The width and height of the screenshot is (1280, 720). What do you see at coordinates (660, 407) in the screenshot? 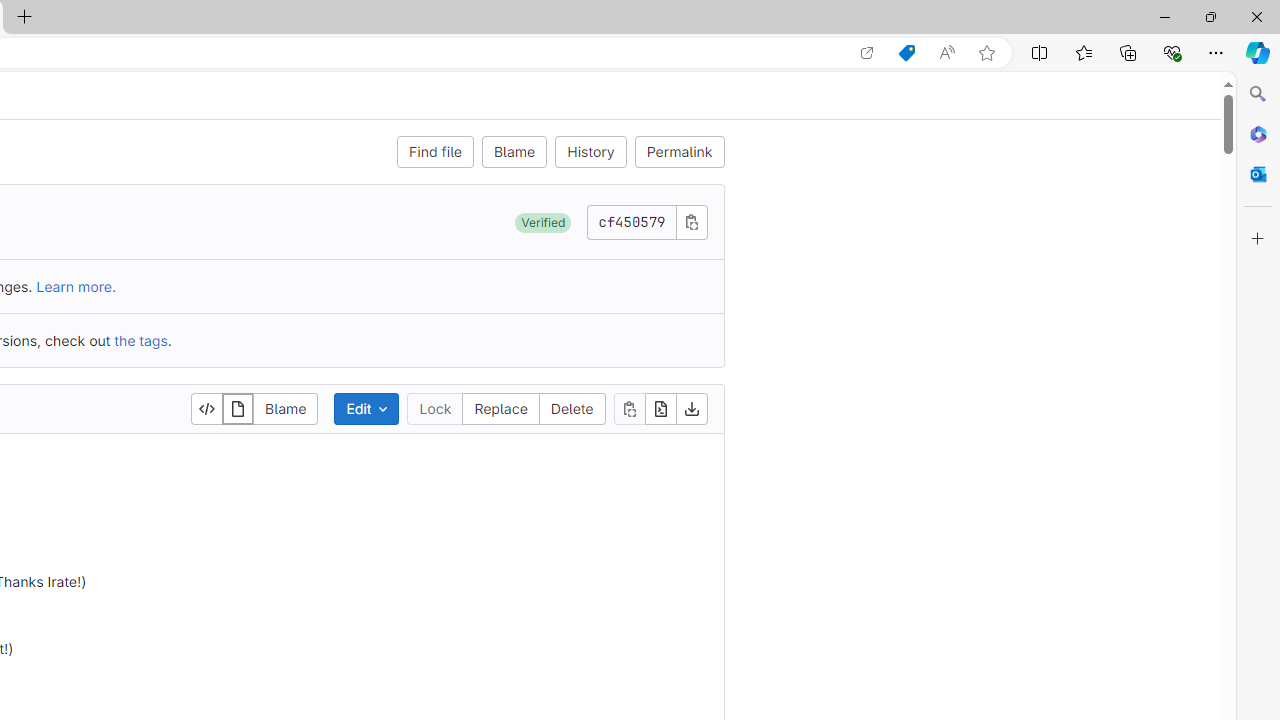
I see `'Open raw'` at bounding box center [660, 407].